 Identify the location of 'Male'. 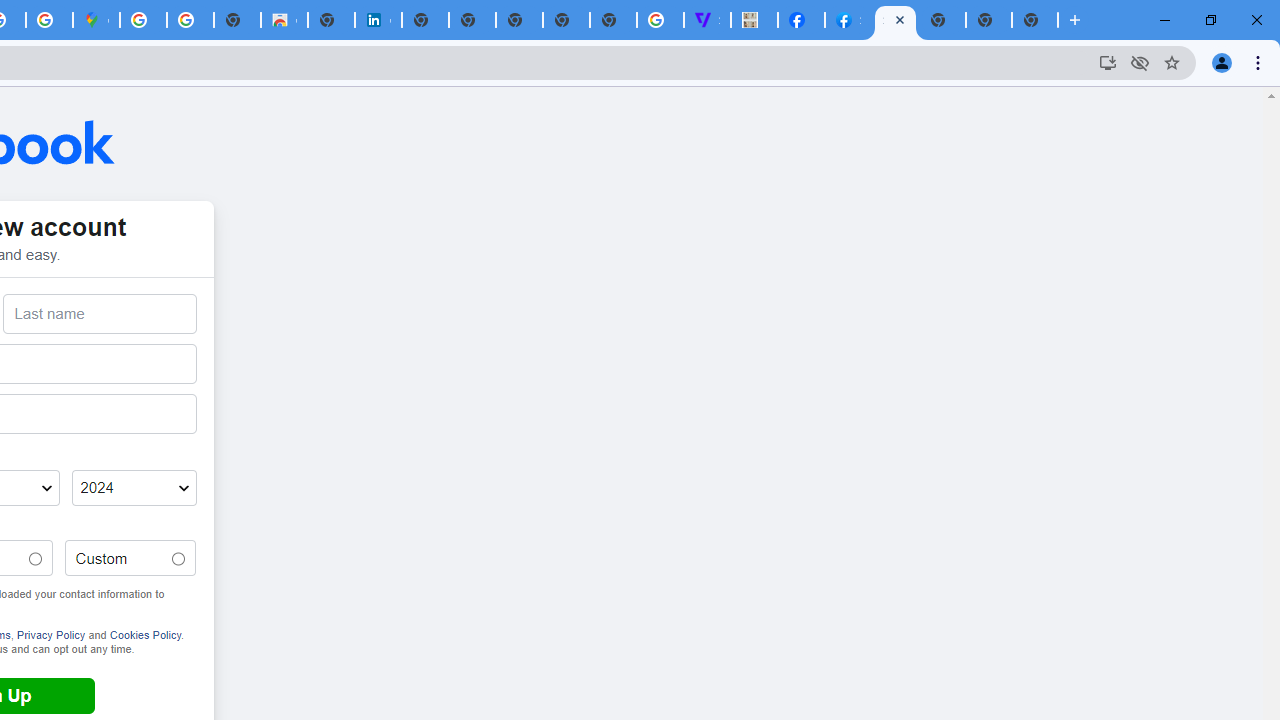
(35, 559).